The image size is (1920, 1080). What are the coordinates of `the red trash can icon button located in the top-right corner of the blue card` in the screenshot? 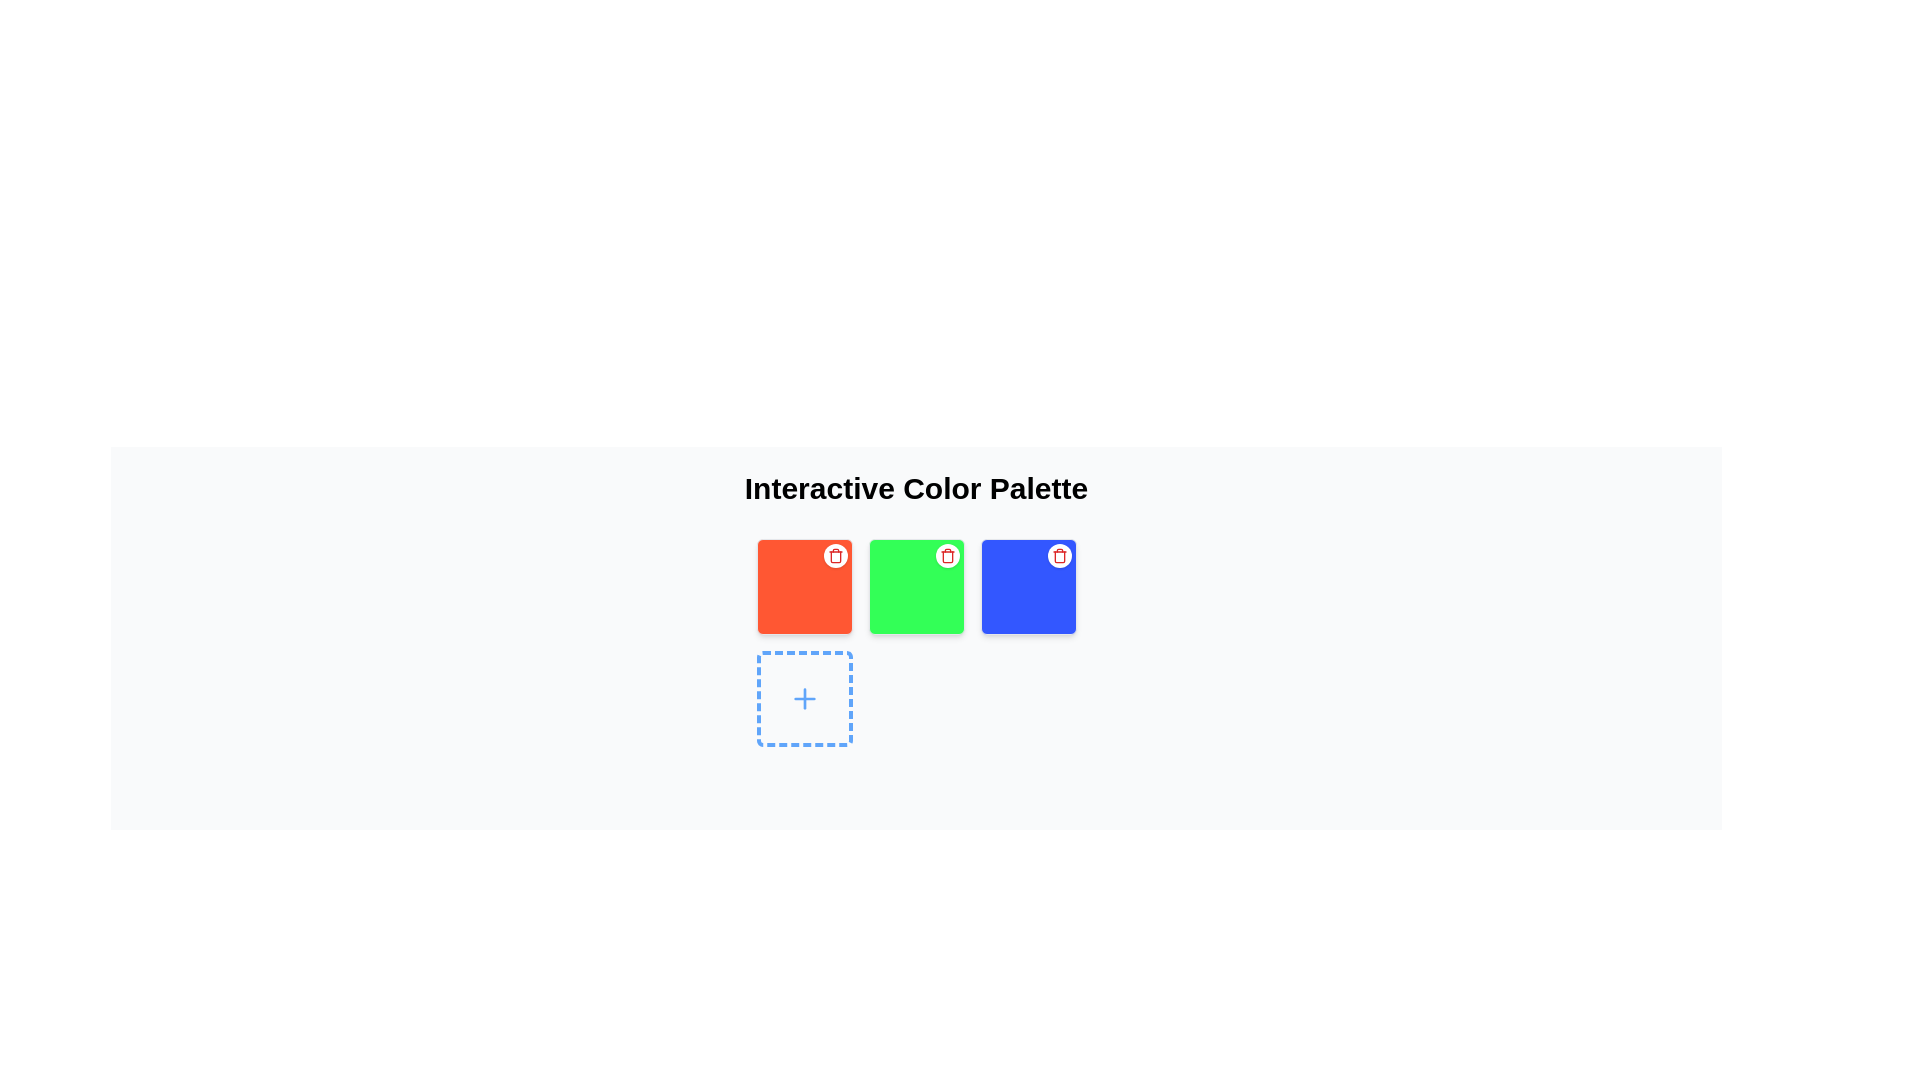 It's located at (1058, 555).